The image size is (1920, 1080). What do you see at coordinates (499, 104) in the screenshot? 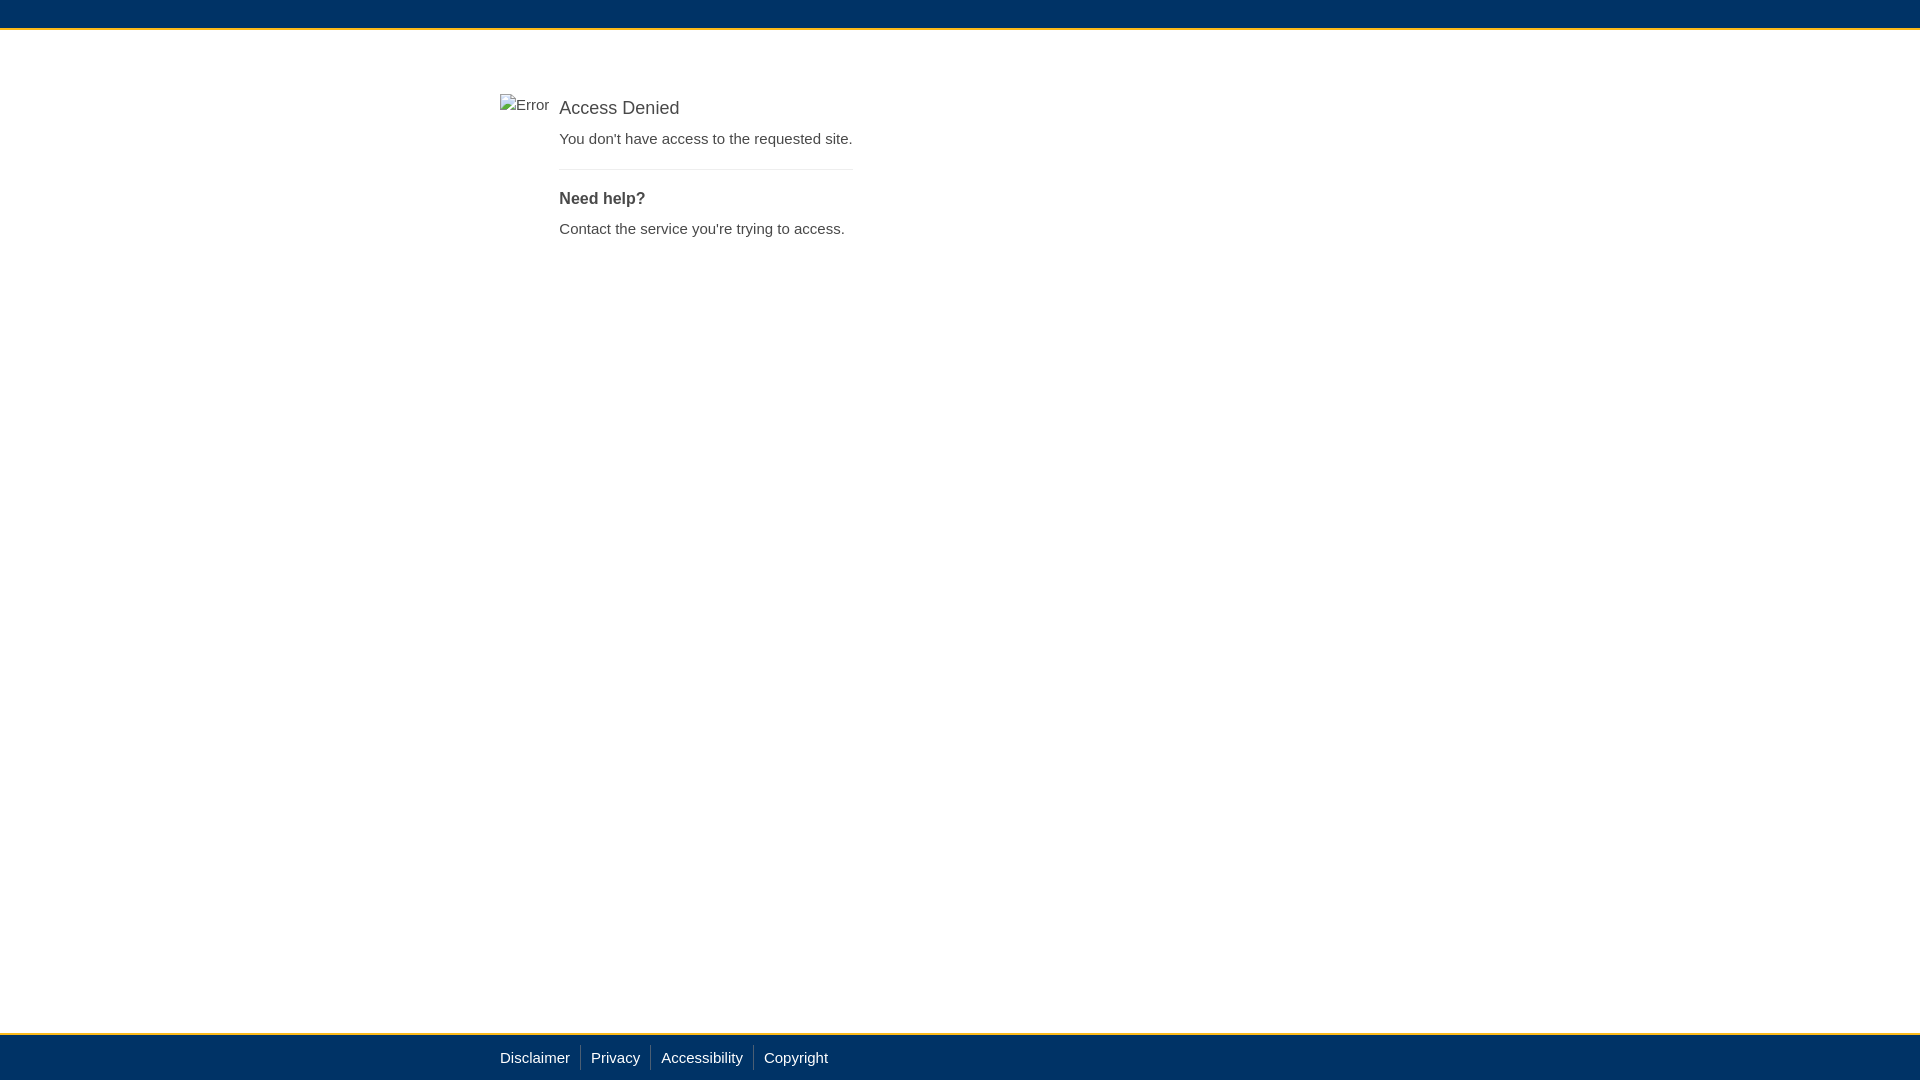
I see `'Error'` at bounding box center [499, 104].